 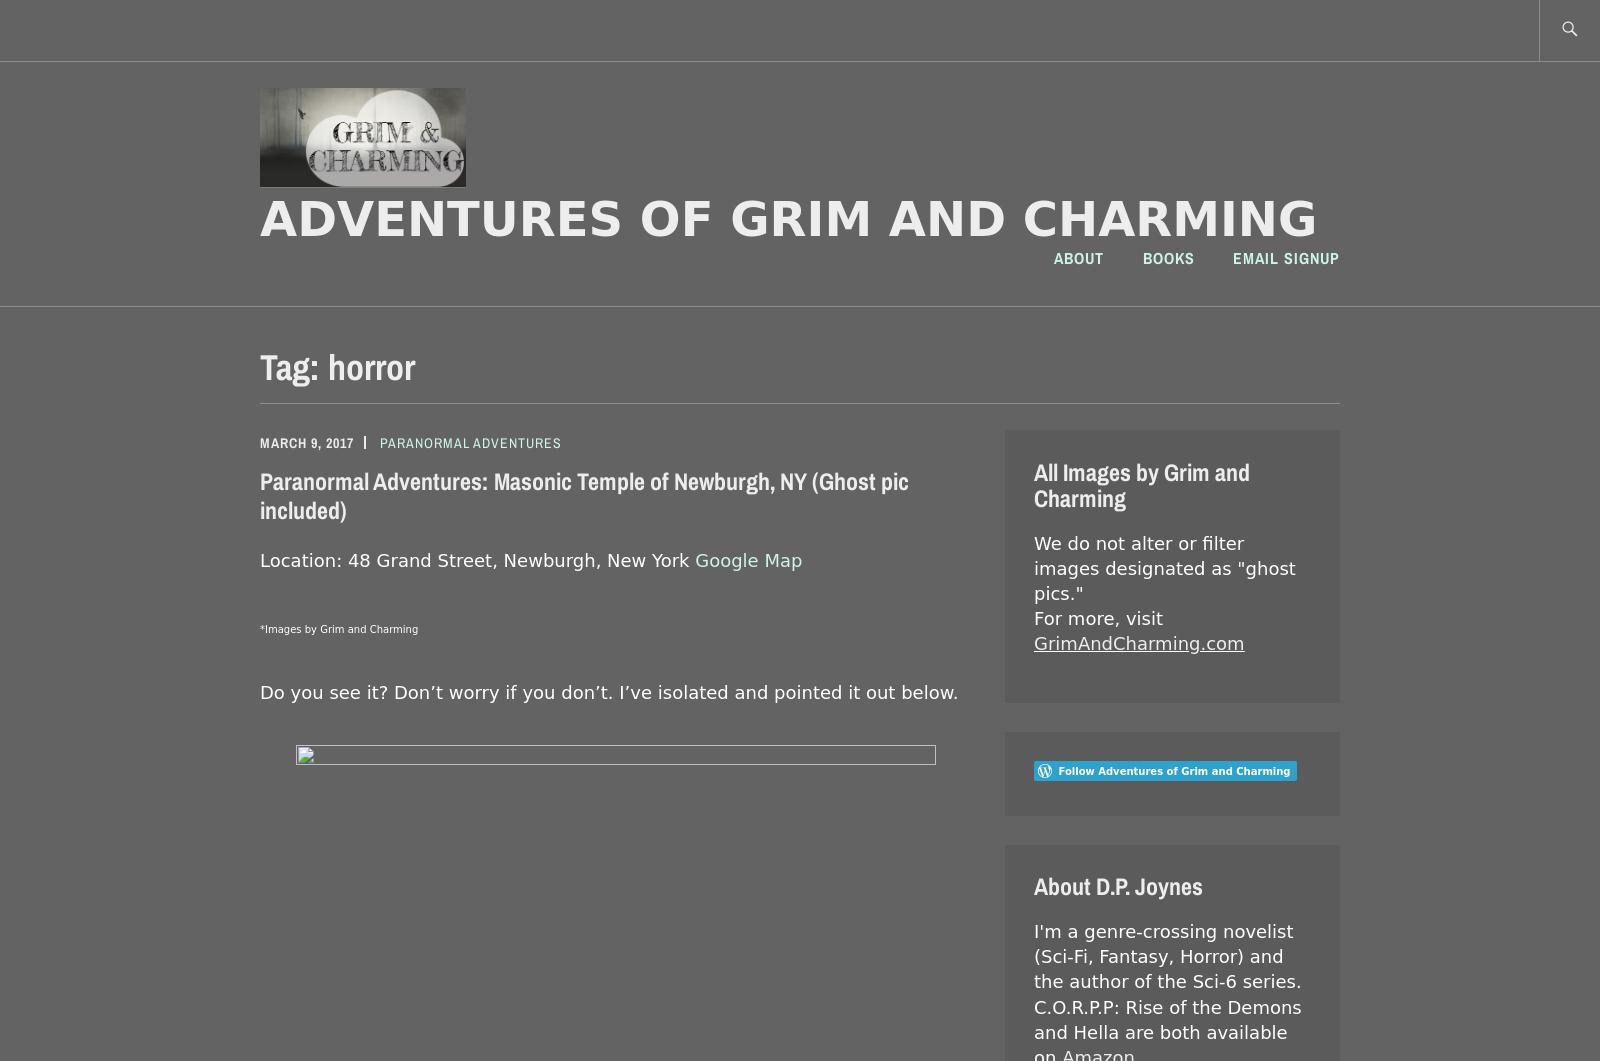 I want to click on 'GrimAndCharming.com', so click(x=1139, y=642).